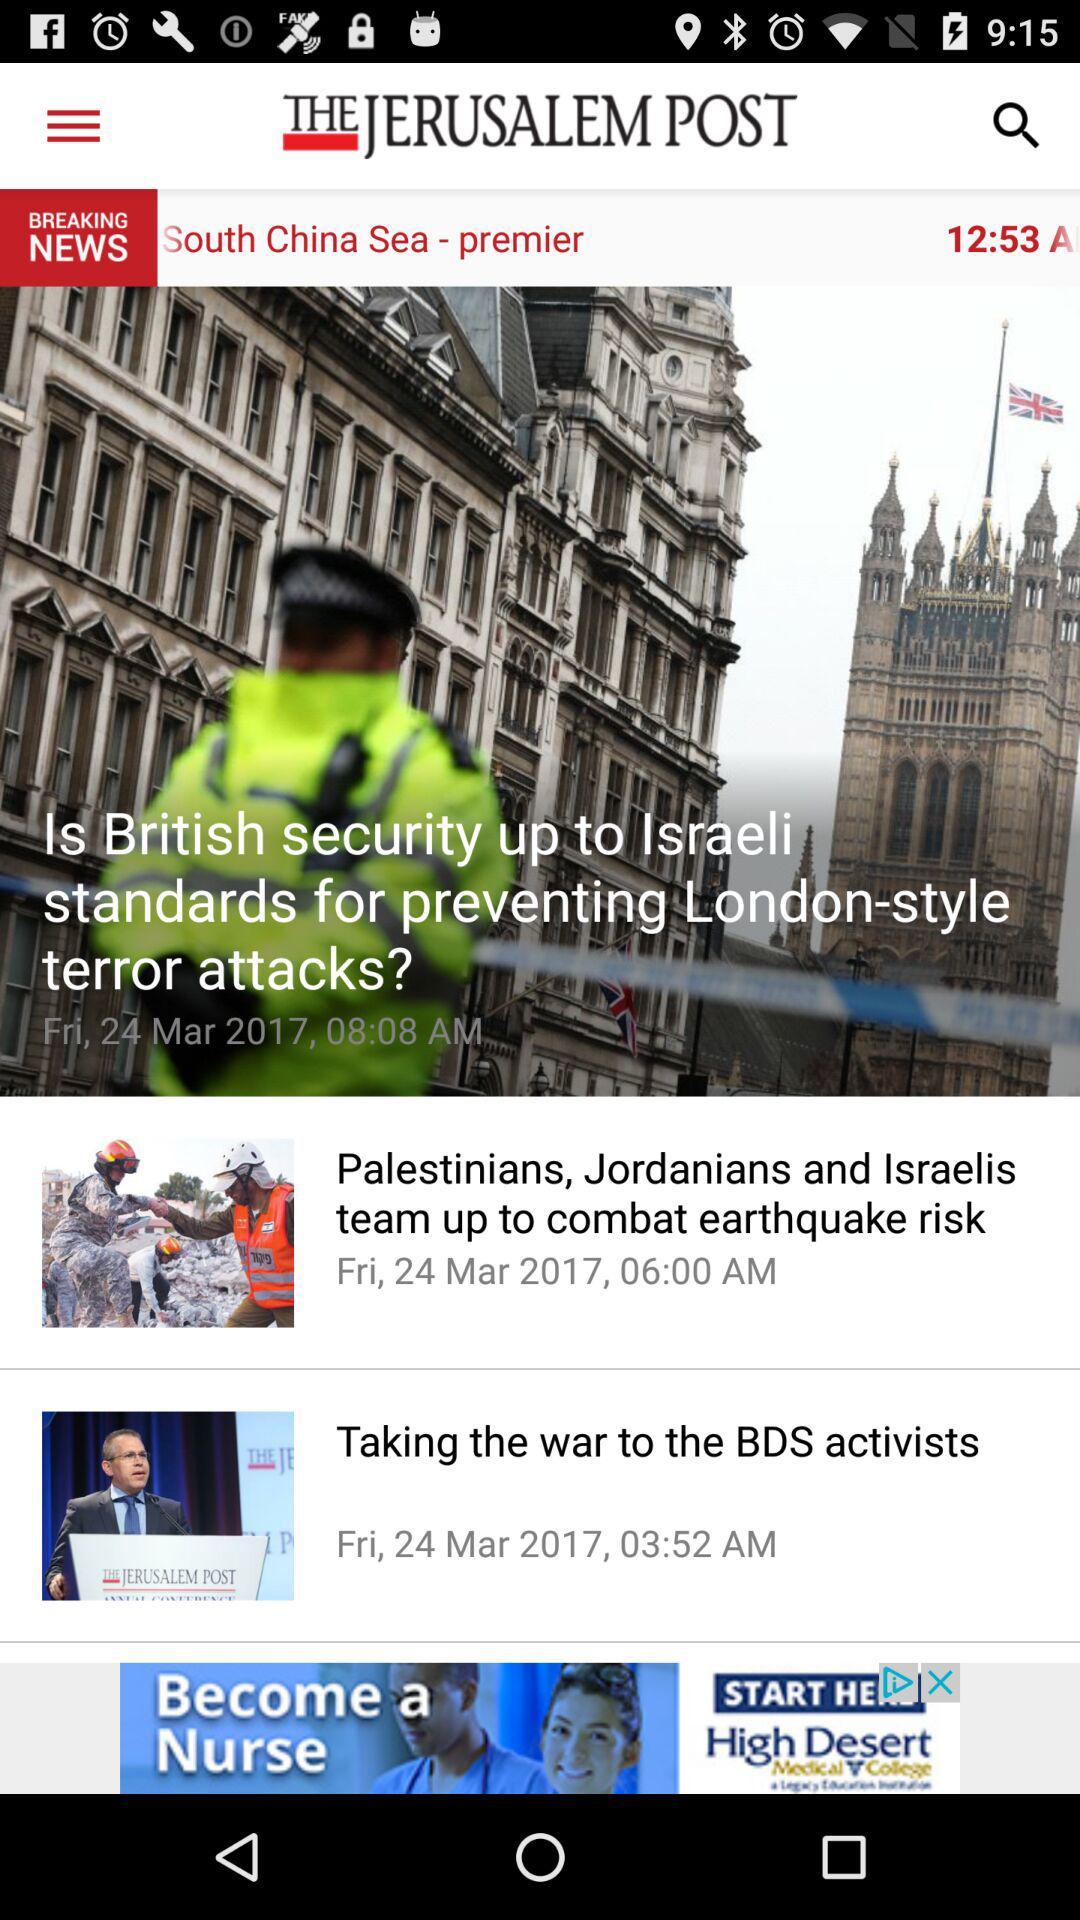 Image resolution: width=1080 pixels, height=1920 pixels. I want to click on app next to the 12 53 am icon, so click(72, 124).